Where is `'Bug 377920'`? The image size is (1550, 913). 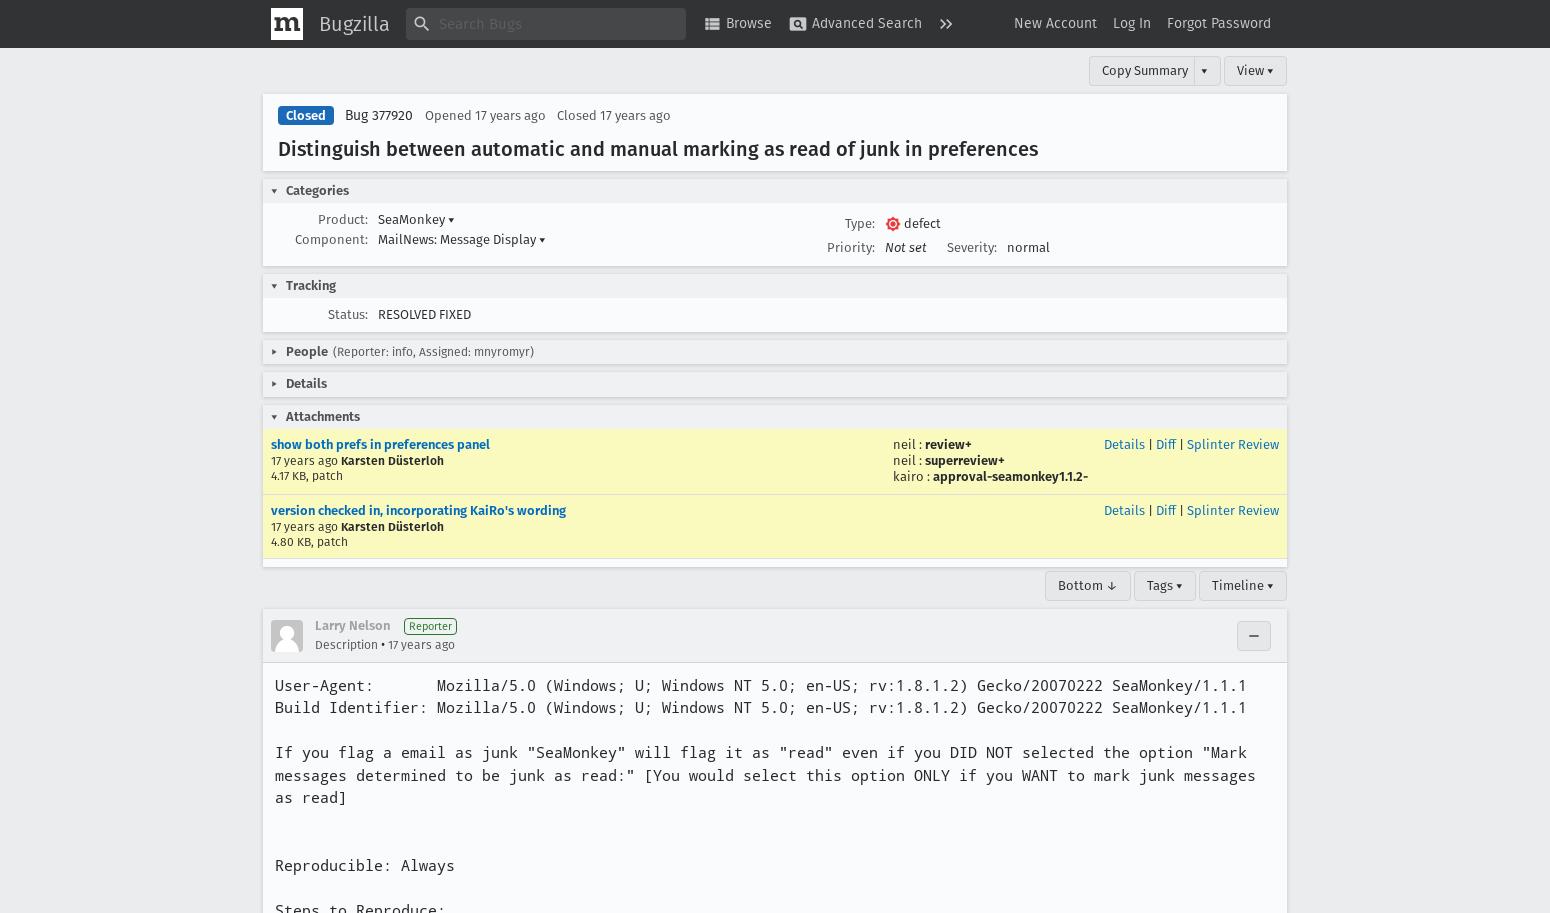
'Bug 377920' is located at coordinates (377, 115).